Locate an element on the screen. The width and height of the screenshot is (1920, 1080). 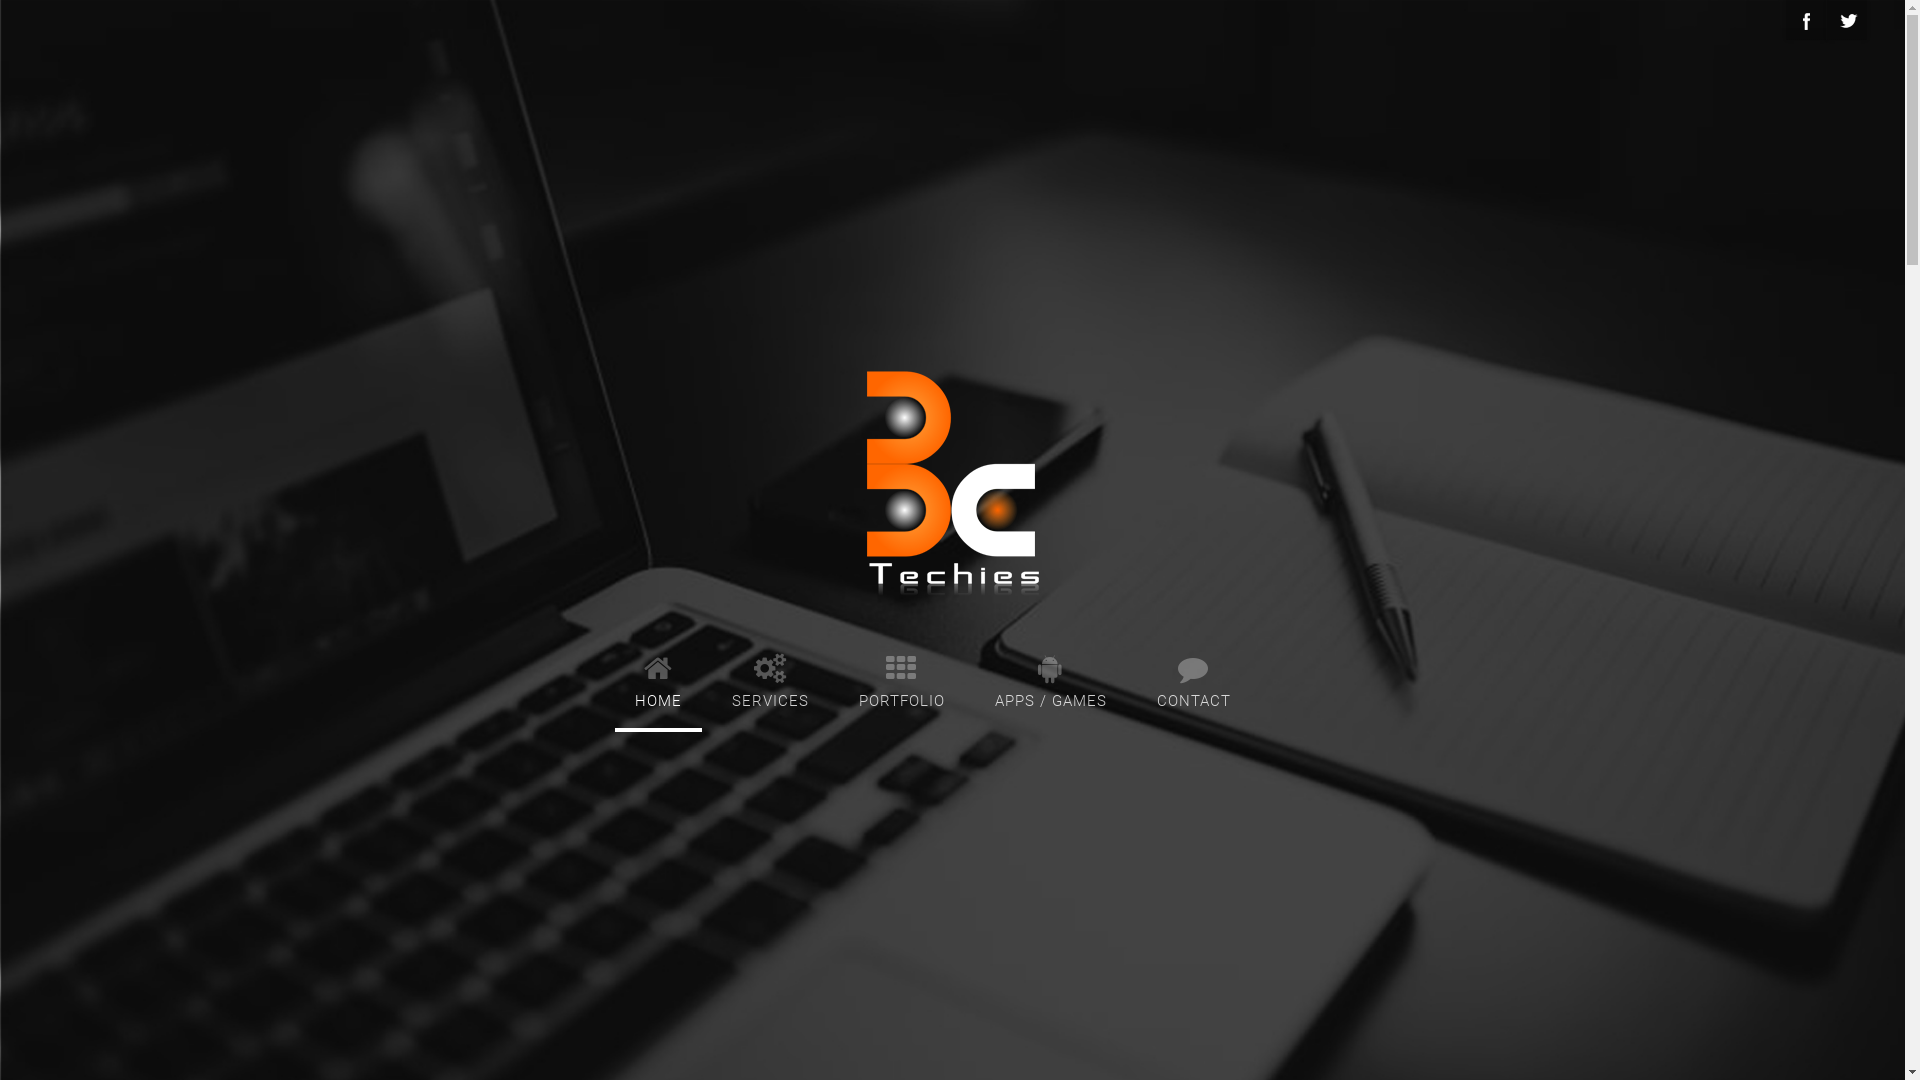
'Twitter' is located at coordinates (1846, 19).